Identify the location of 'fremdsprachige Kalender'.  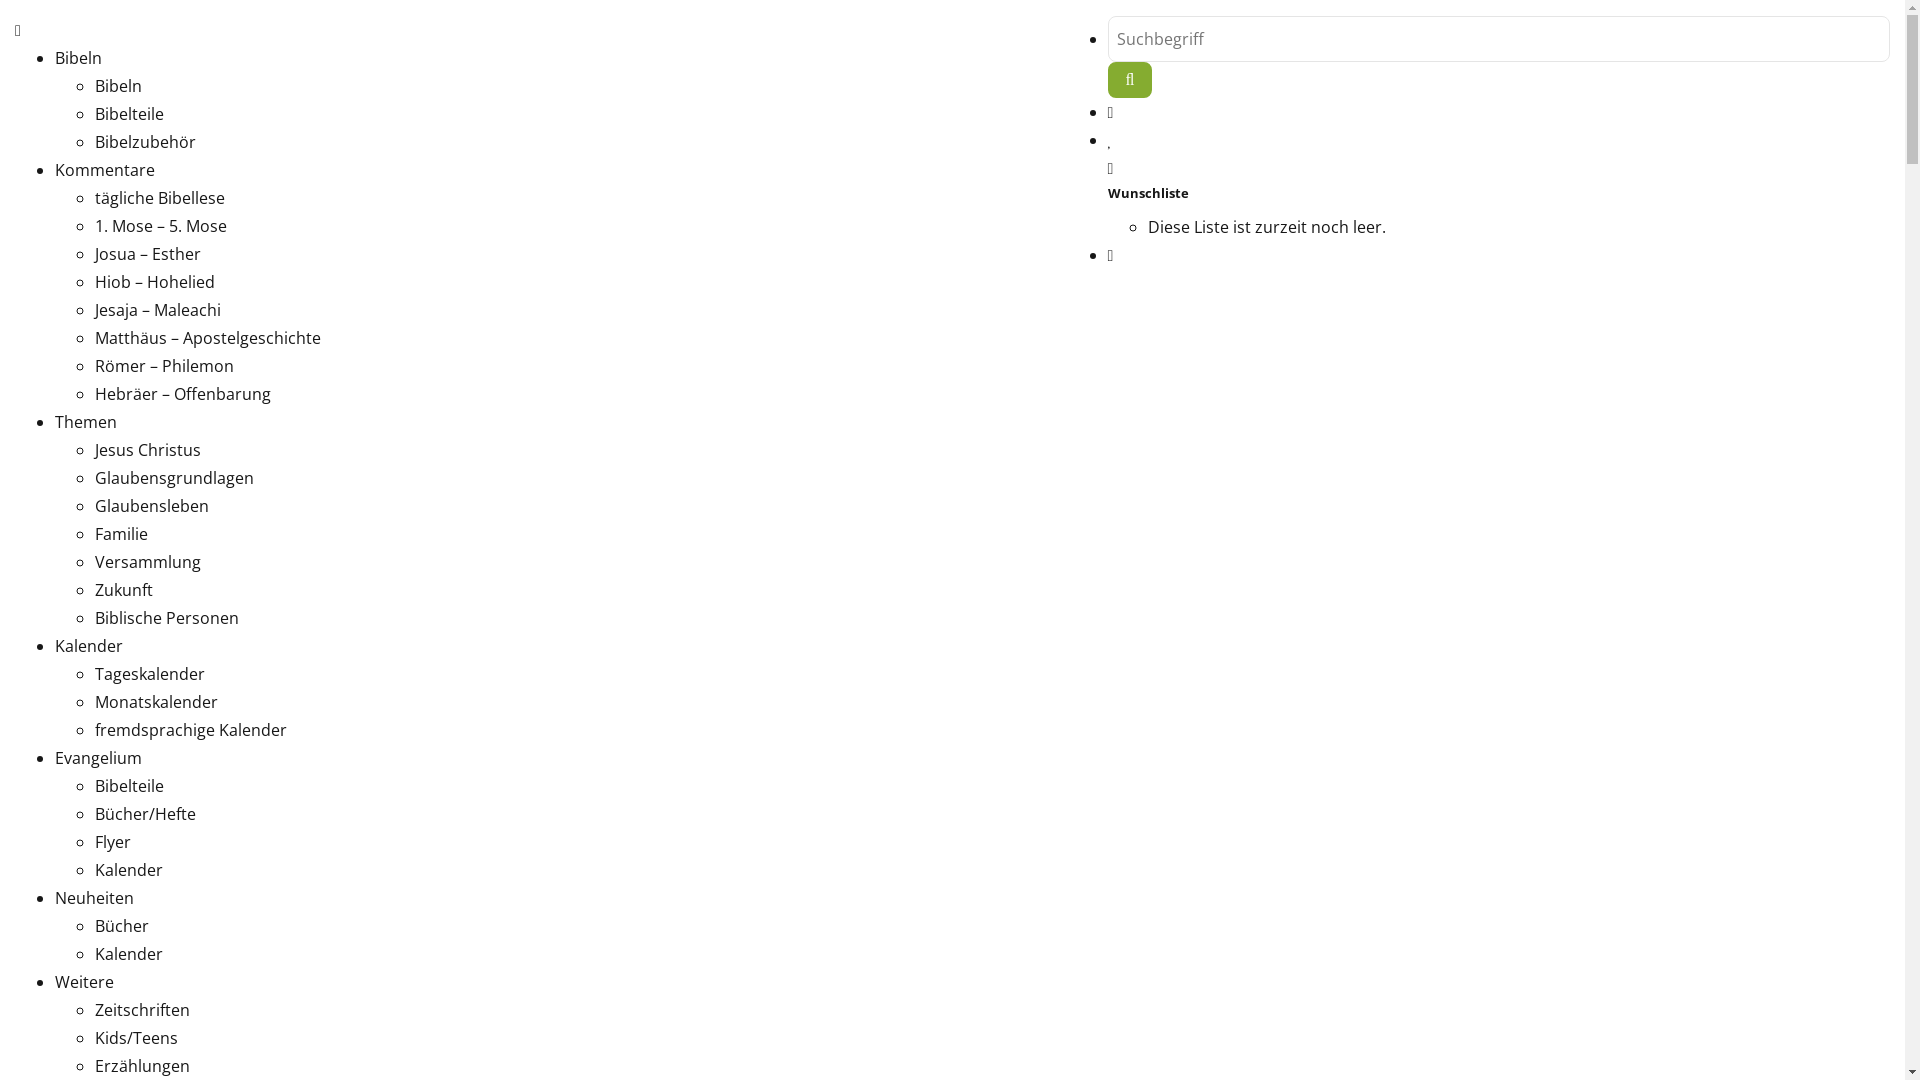
(191, 729).